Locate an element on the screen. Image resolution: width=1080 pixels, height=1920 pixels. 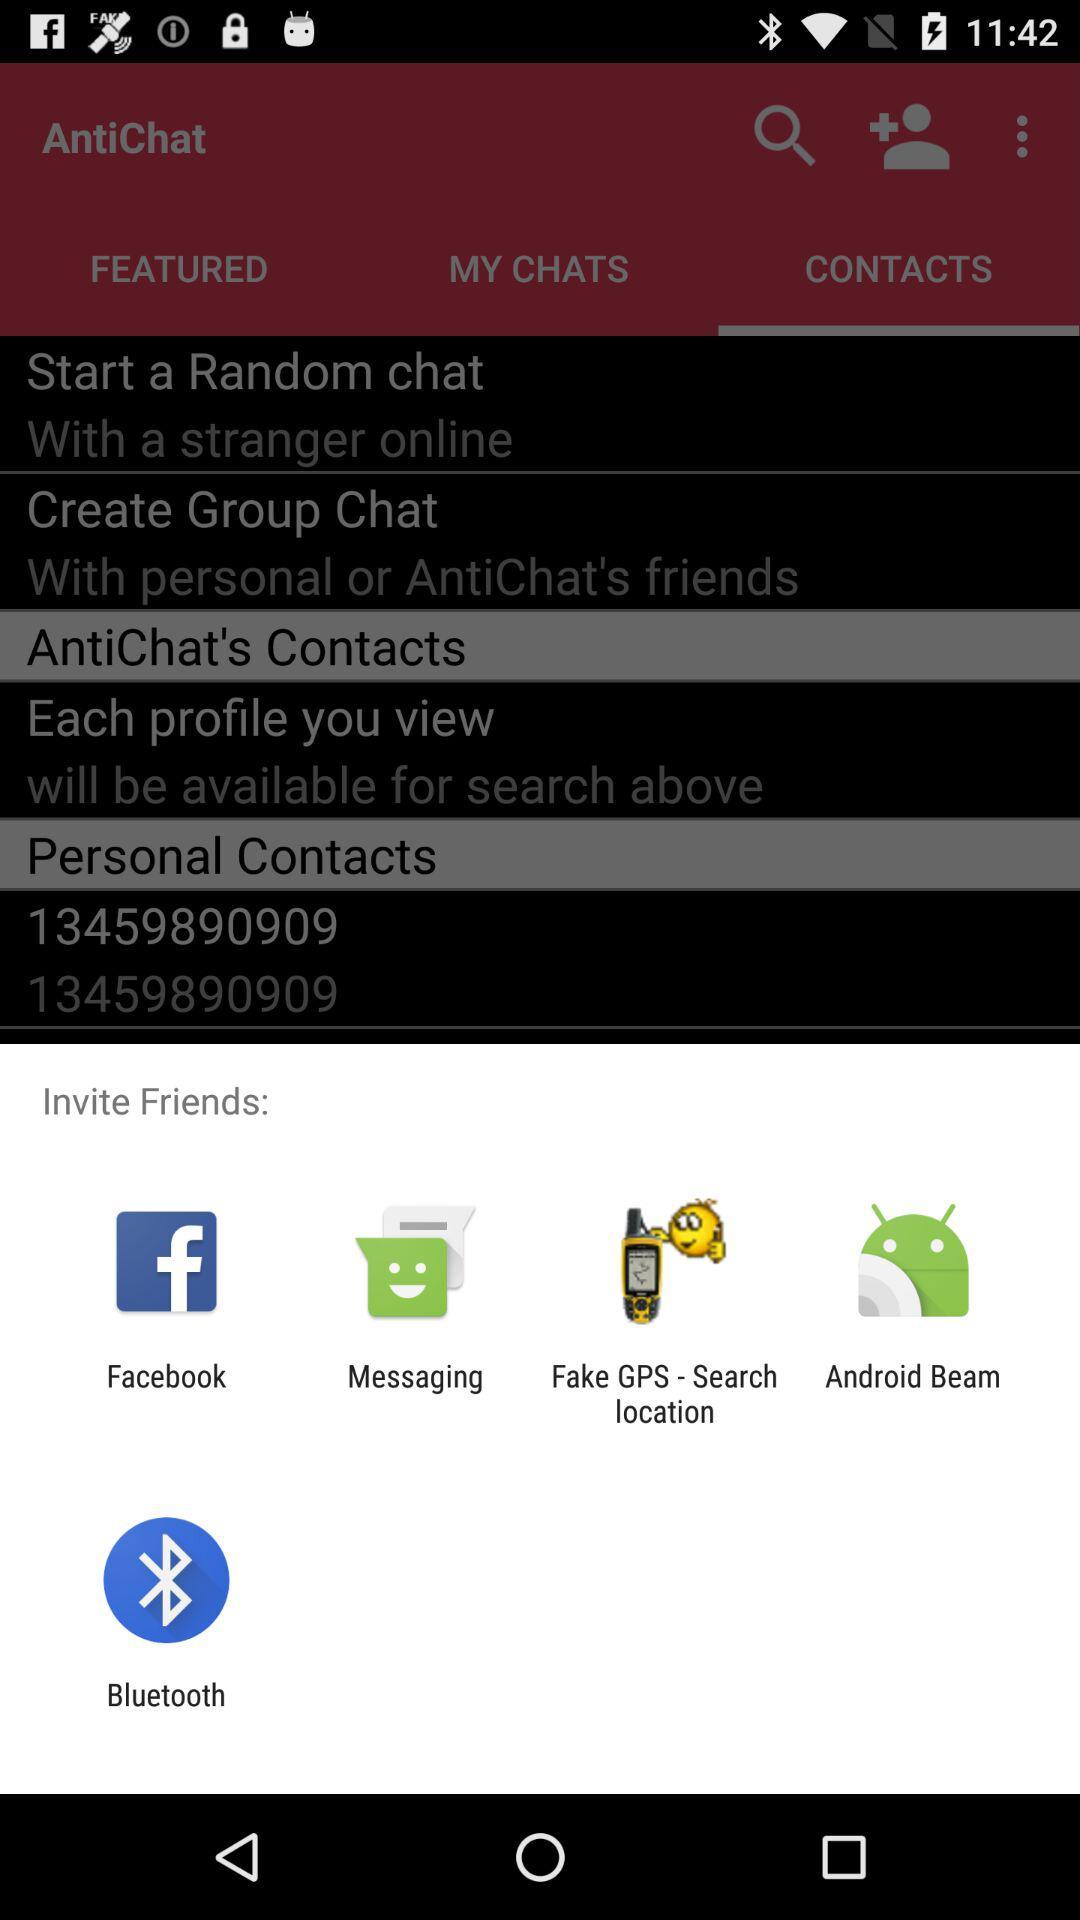
the item next to the android beam icon is located at coordinates (664, 1392).